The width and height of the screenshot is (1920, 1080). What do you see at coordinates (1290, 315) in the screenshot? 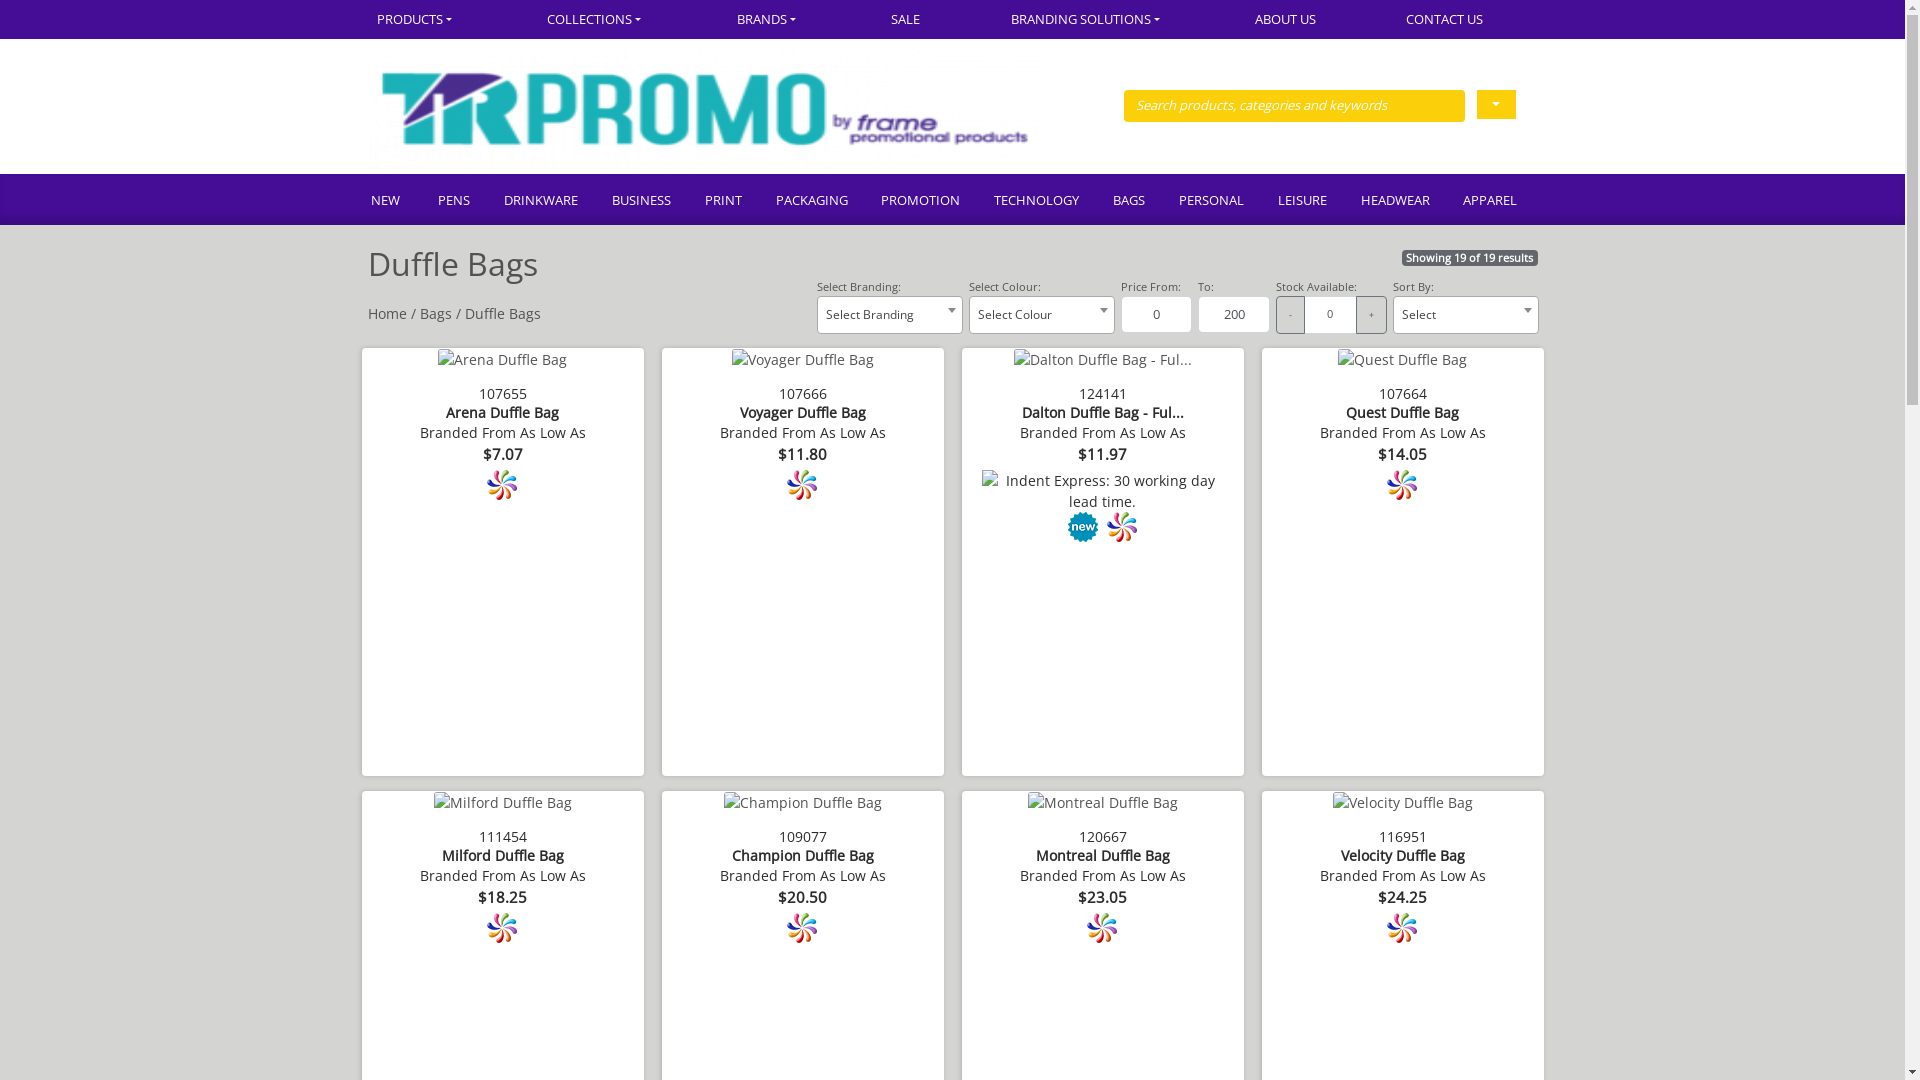
I see `'-'` at bounding box center [1290, 315].